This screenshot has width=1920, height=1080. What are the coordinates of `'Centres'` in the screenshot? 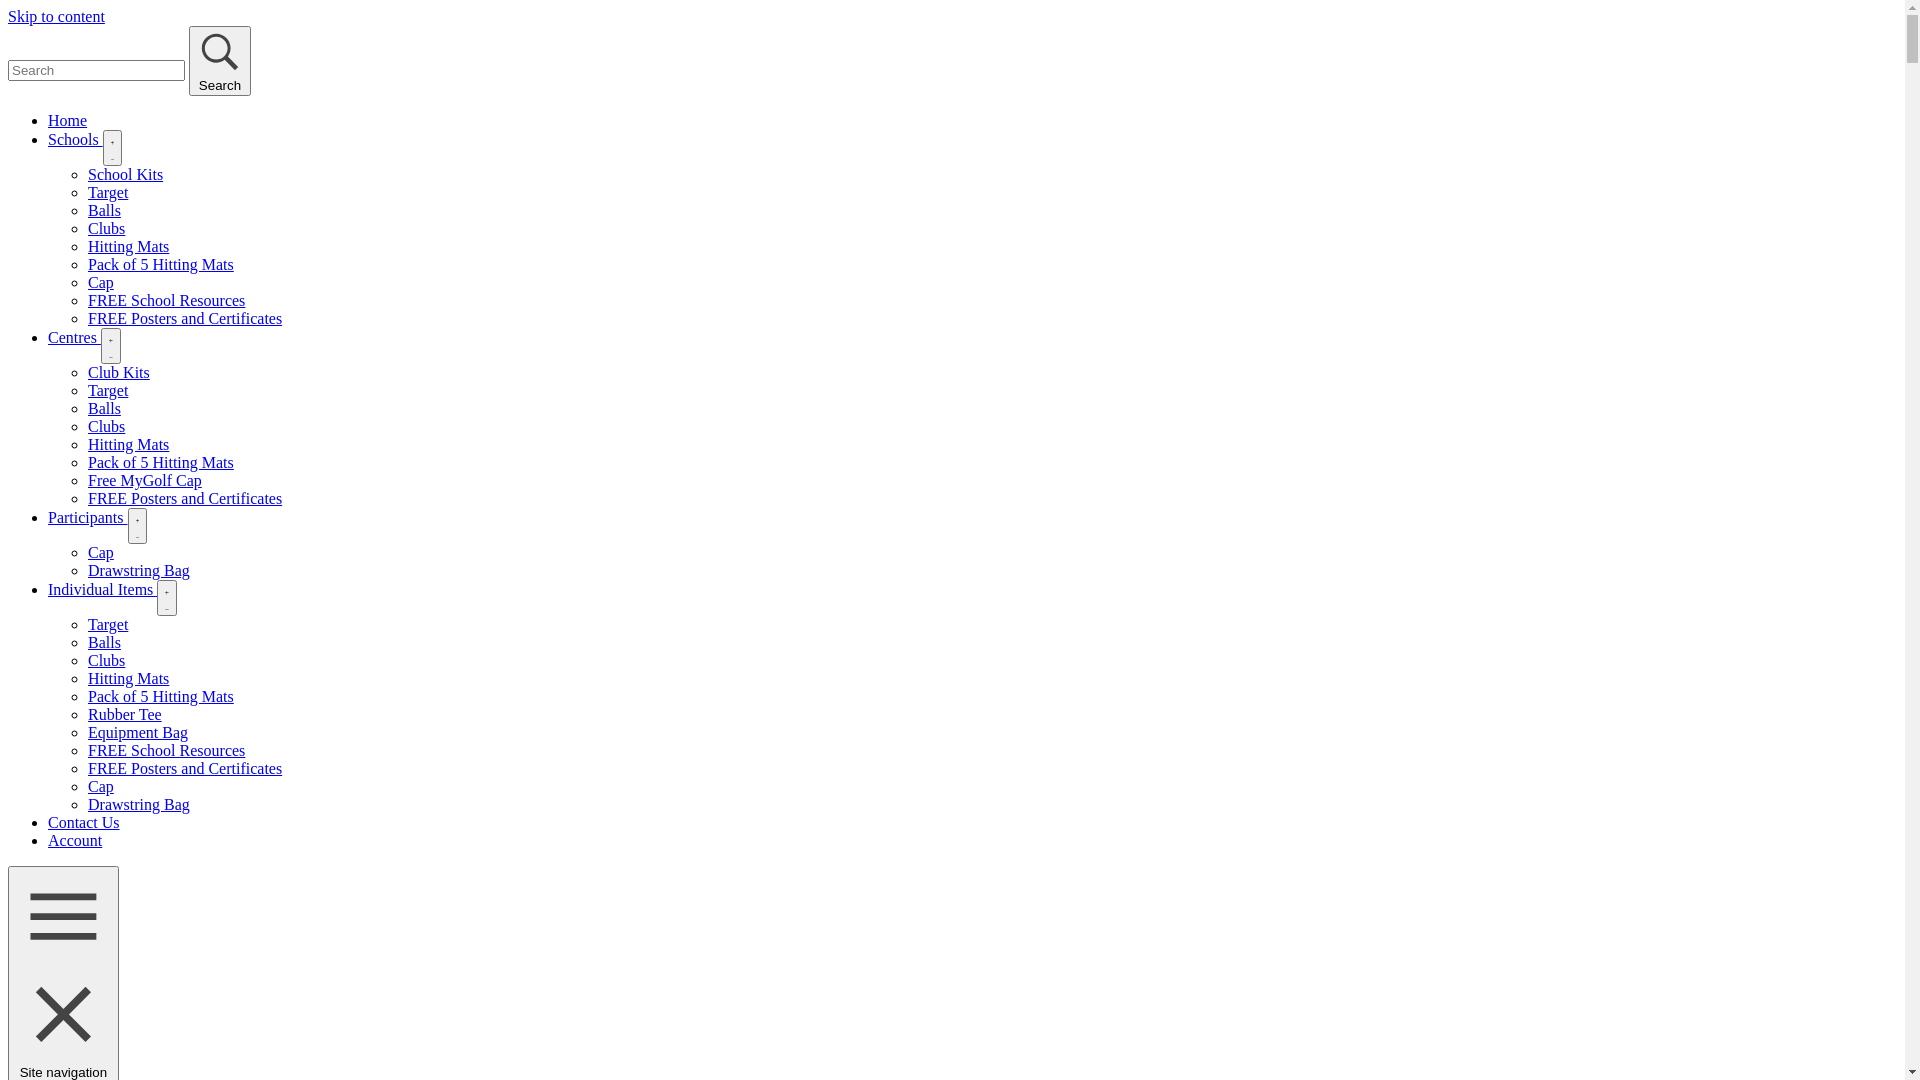 It's located at (74, 336).